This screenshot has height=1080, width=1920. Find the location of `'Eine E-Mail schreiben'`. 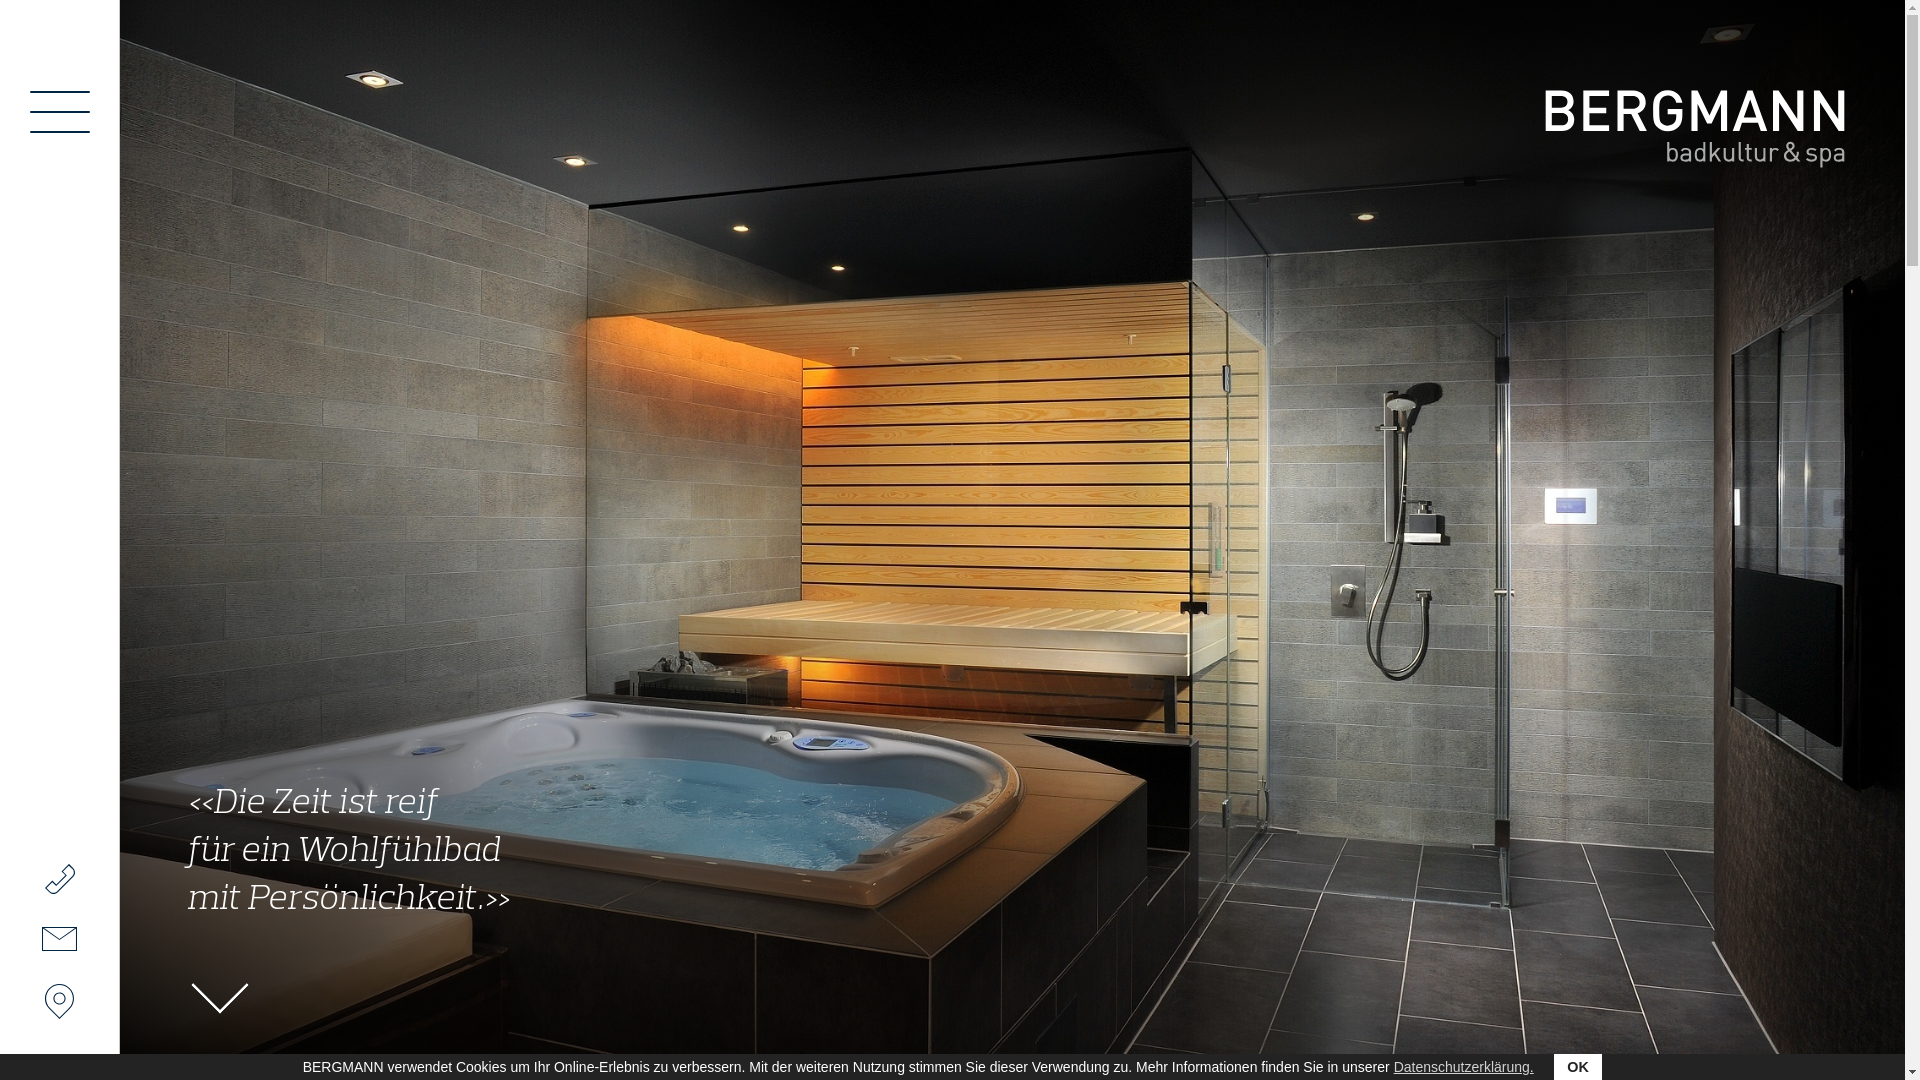

'Eine E-Mail schreiben' is located at coordinates (58, 938).